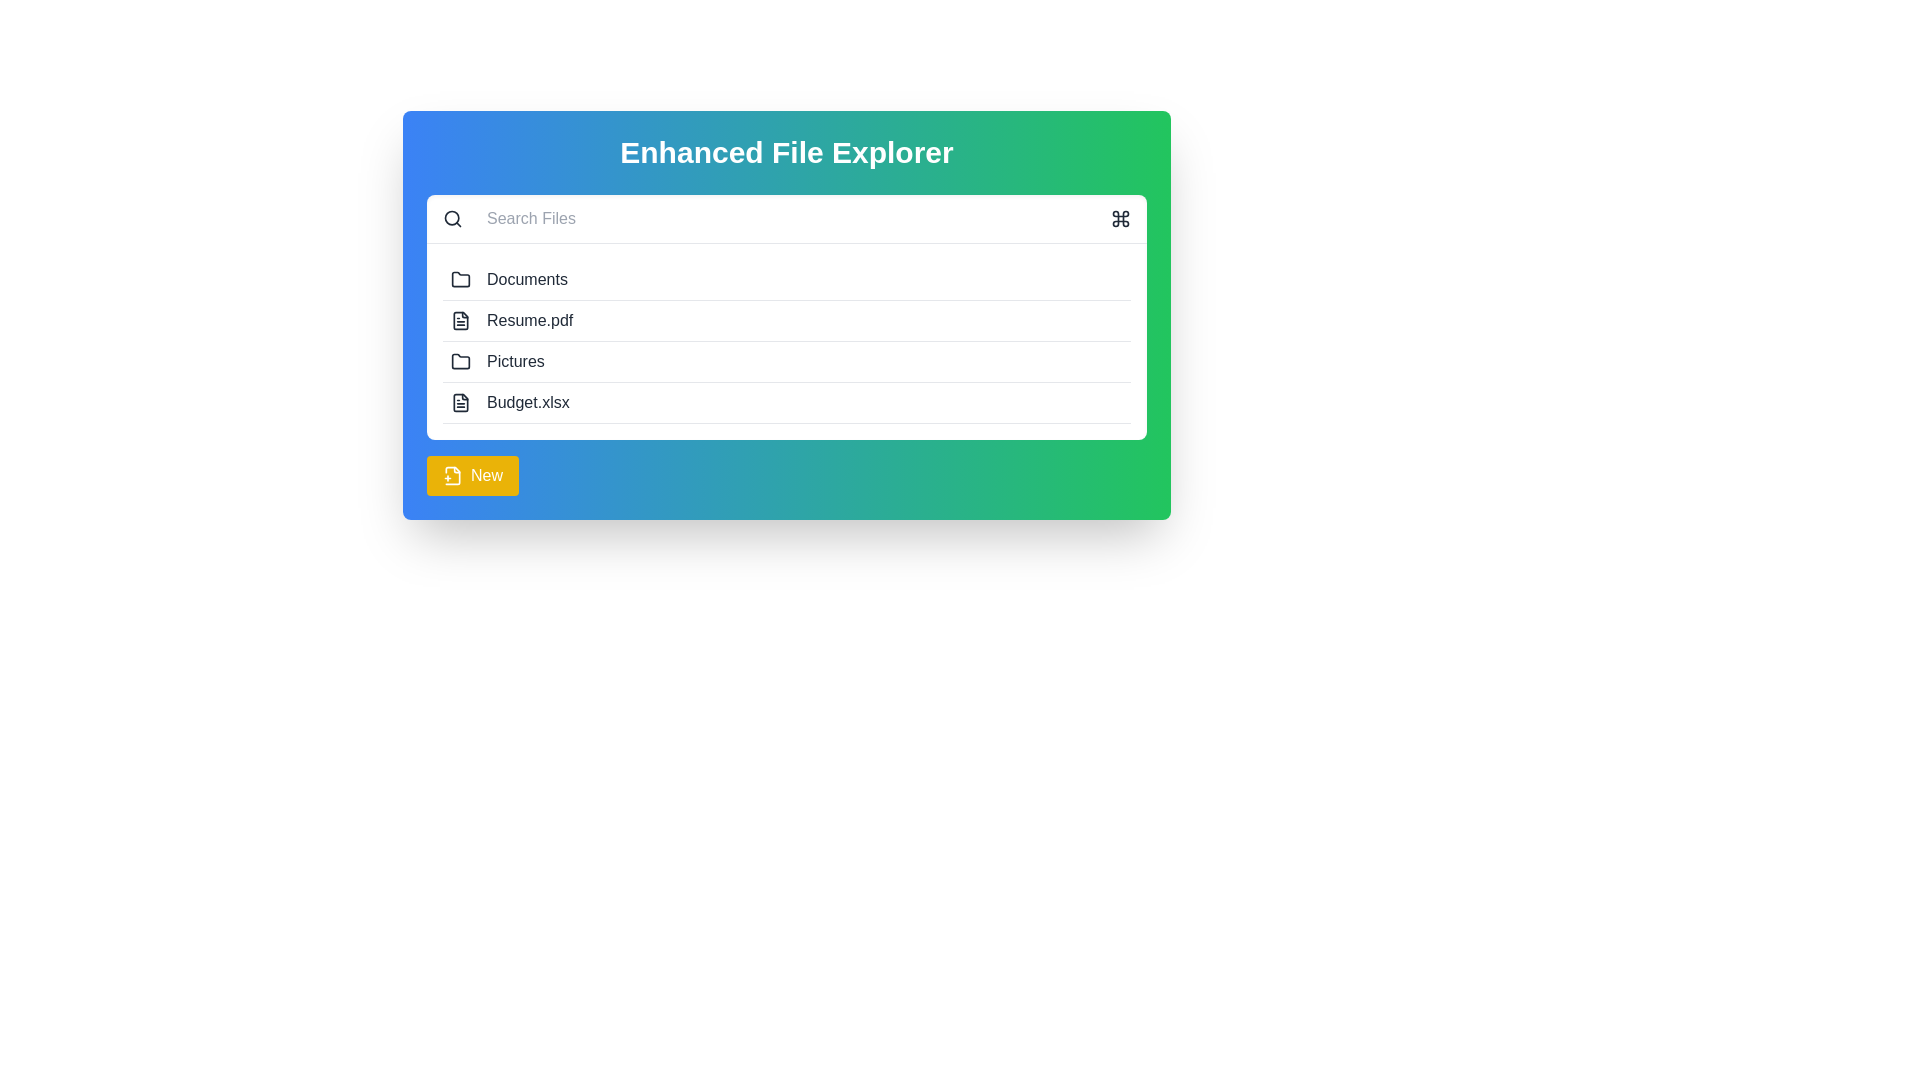 This screenshot has width=1920, height=1080. I want to click on the circular icon that resembles a magnifying glass, which is part of the search functionality to the left of the 'Search Files' text input field, so click(451, 218).